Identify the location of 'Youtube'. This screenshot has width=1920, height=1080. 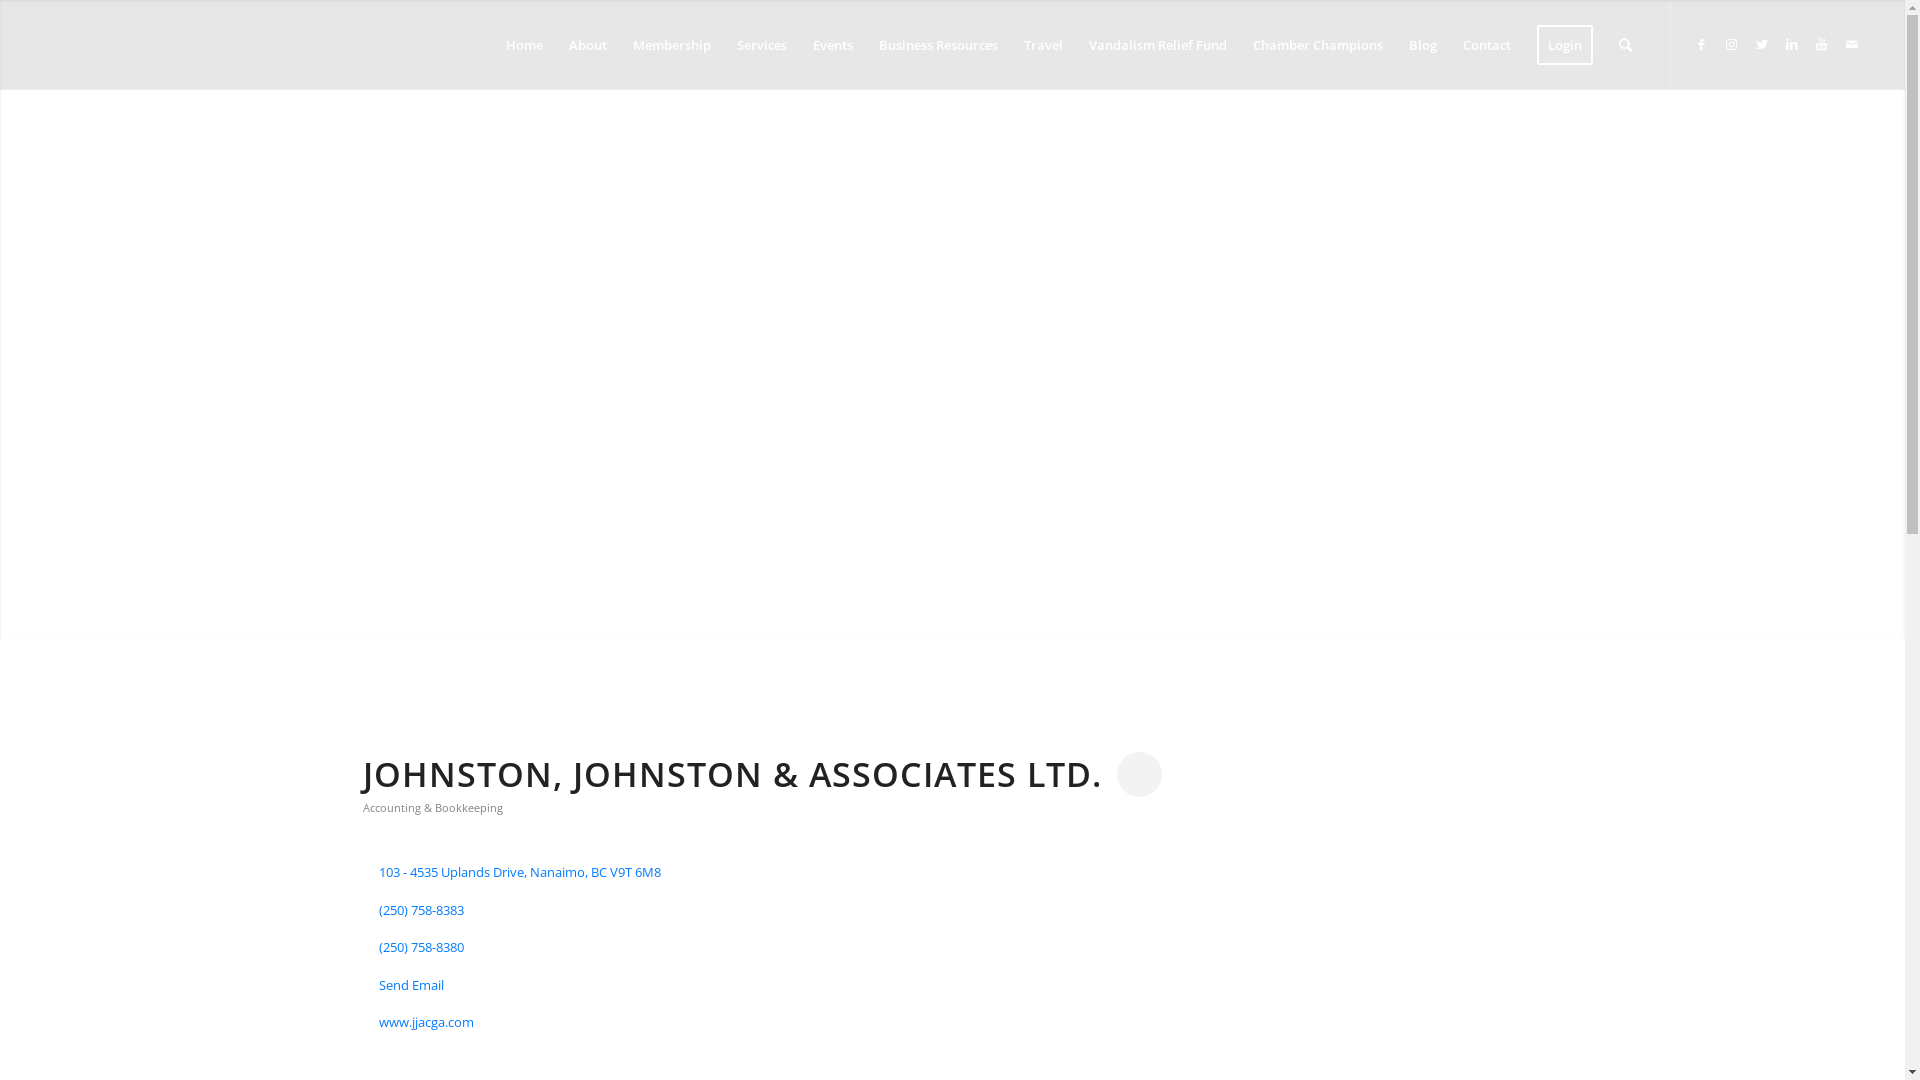
(1822, 43).